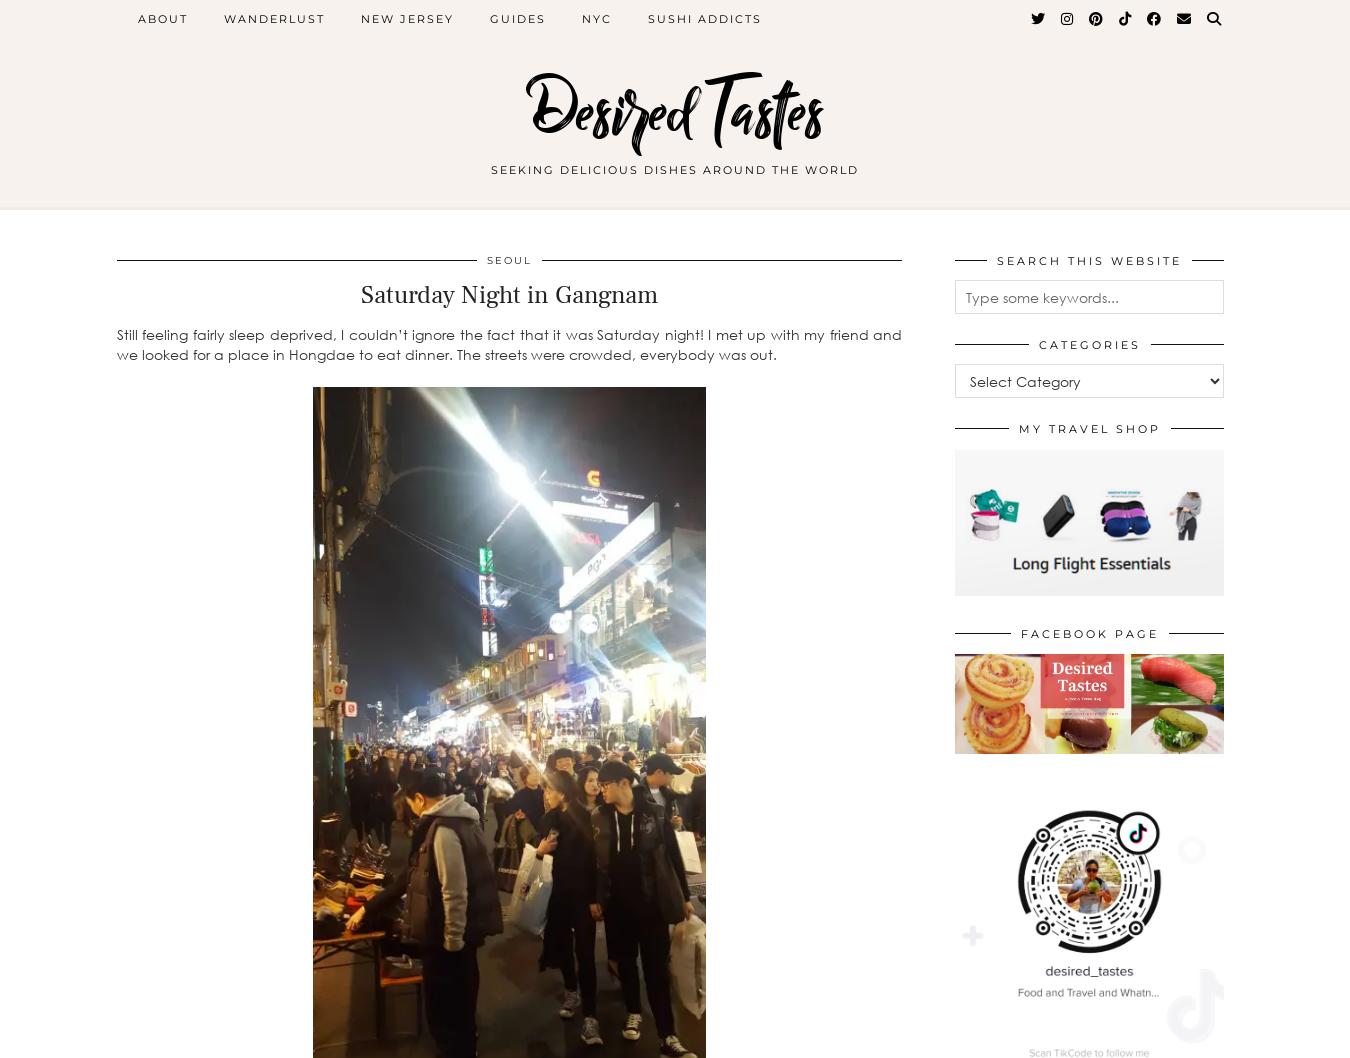 The height and width of the screenshot is (1058, 1350). Describe the element at coordinates (596, 19) in the screenshot. I see `'NYC'` at that location.